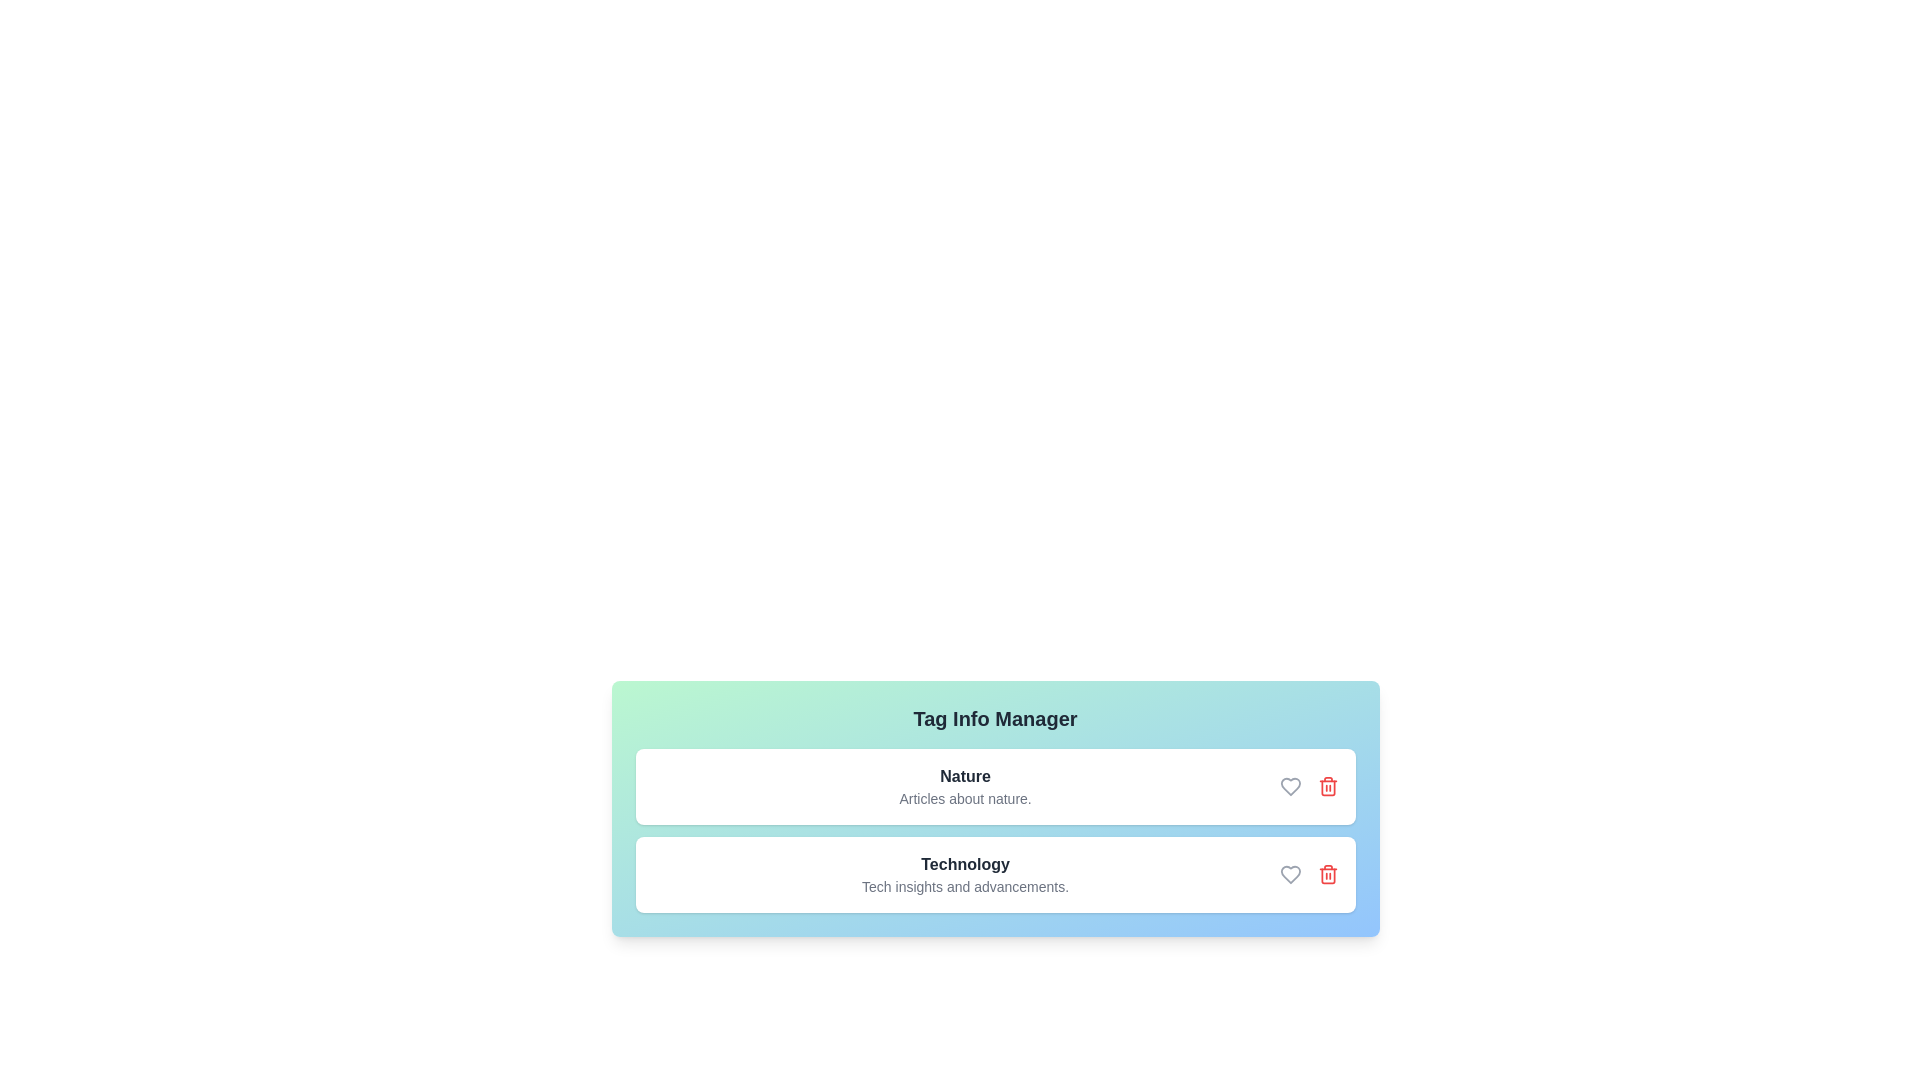 The width and height of the screenshot is (1920, 1080). I want to click on the trash icon to remove the tag labeled Technology, so click(1328, 874).